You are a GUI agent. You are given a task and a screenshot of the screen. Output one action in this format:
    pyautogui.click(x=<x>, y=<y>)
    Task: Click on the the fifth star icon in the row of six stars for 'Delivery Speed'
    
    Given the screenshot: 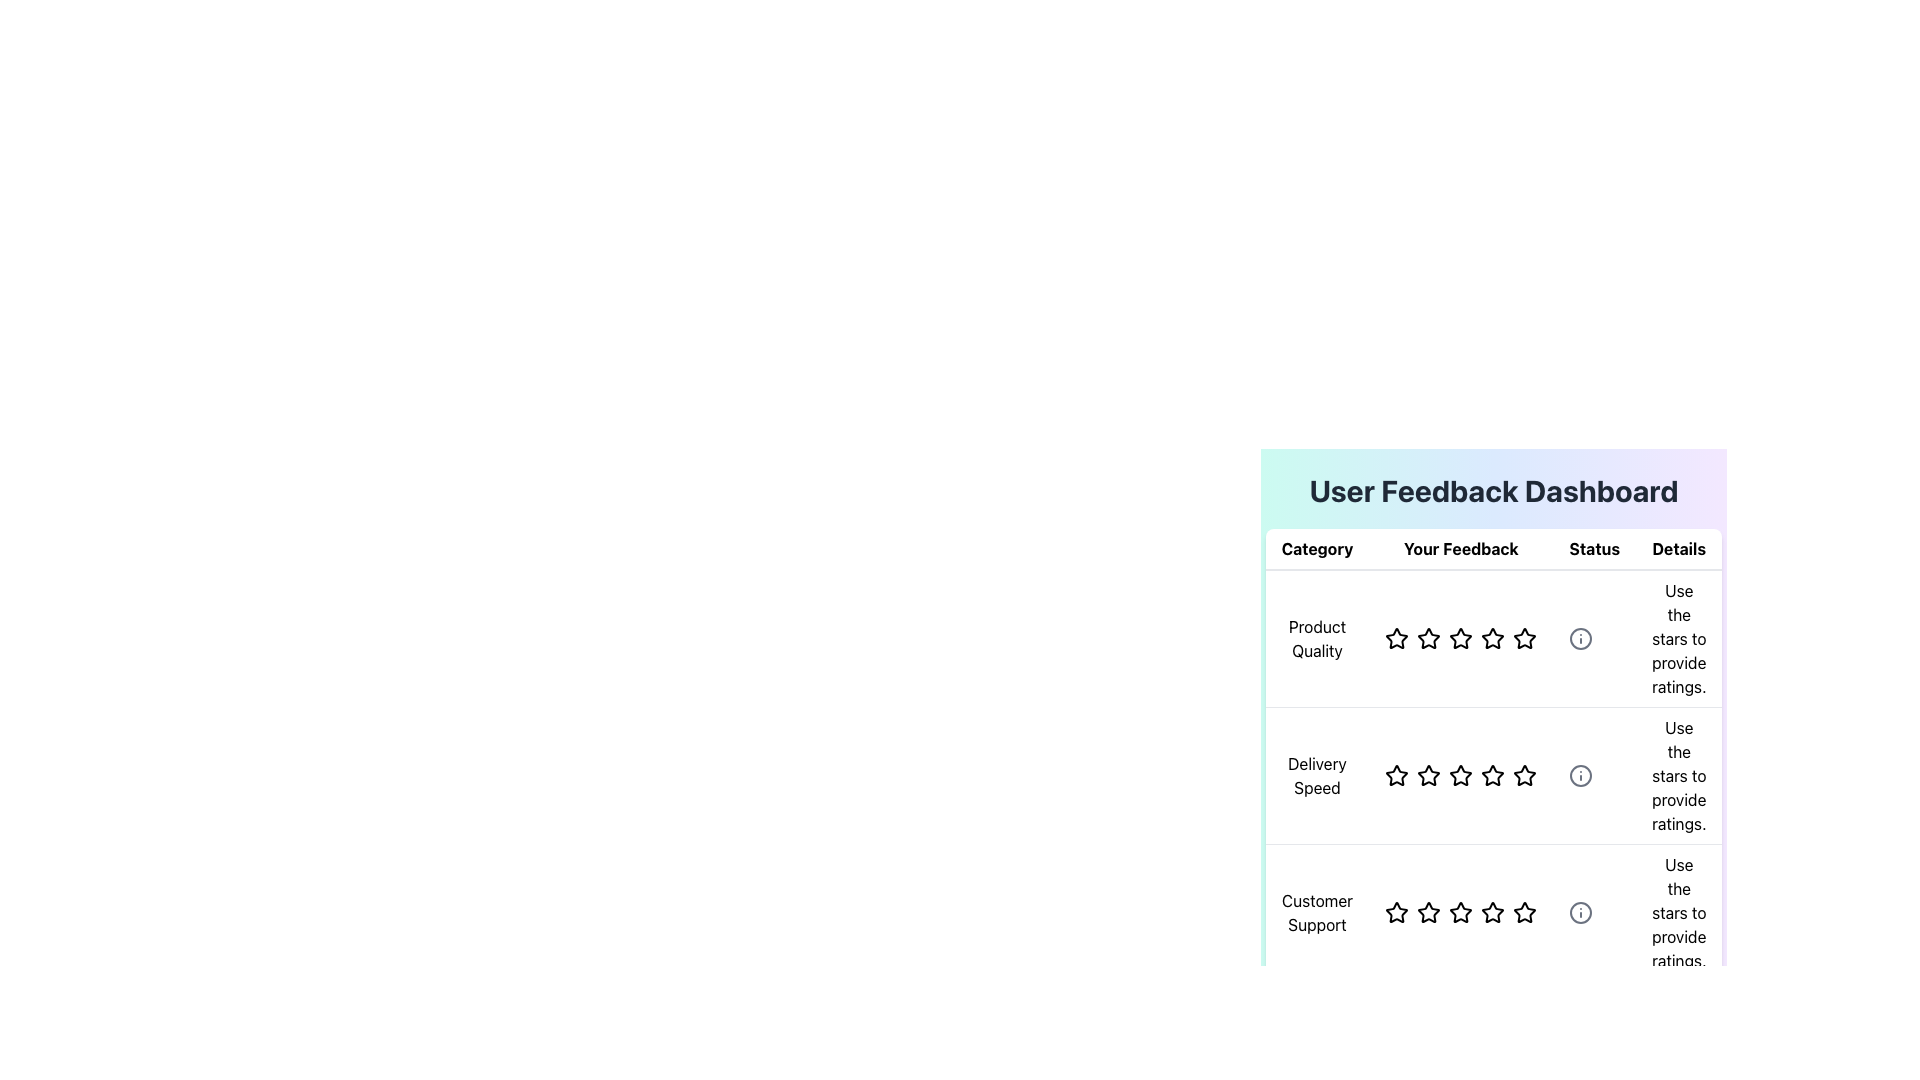 What is the action you would take?
    pyautogui.click(x=1524, y=774)
    